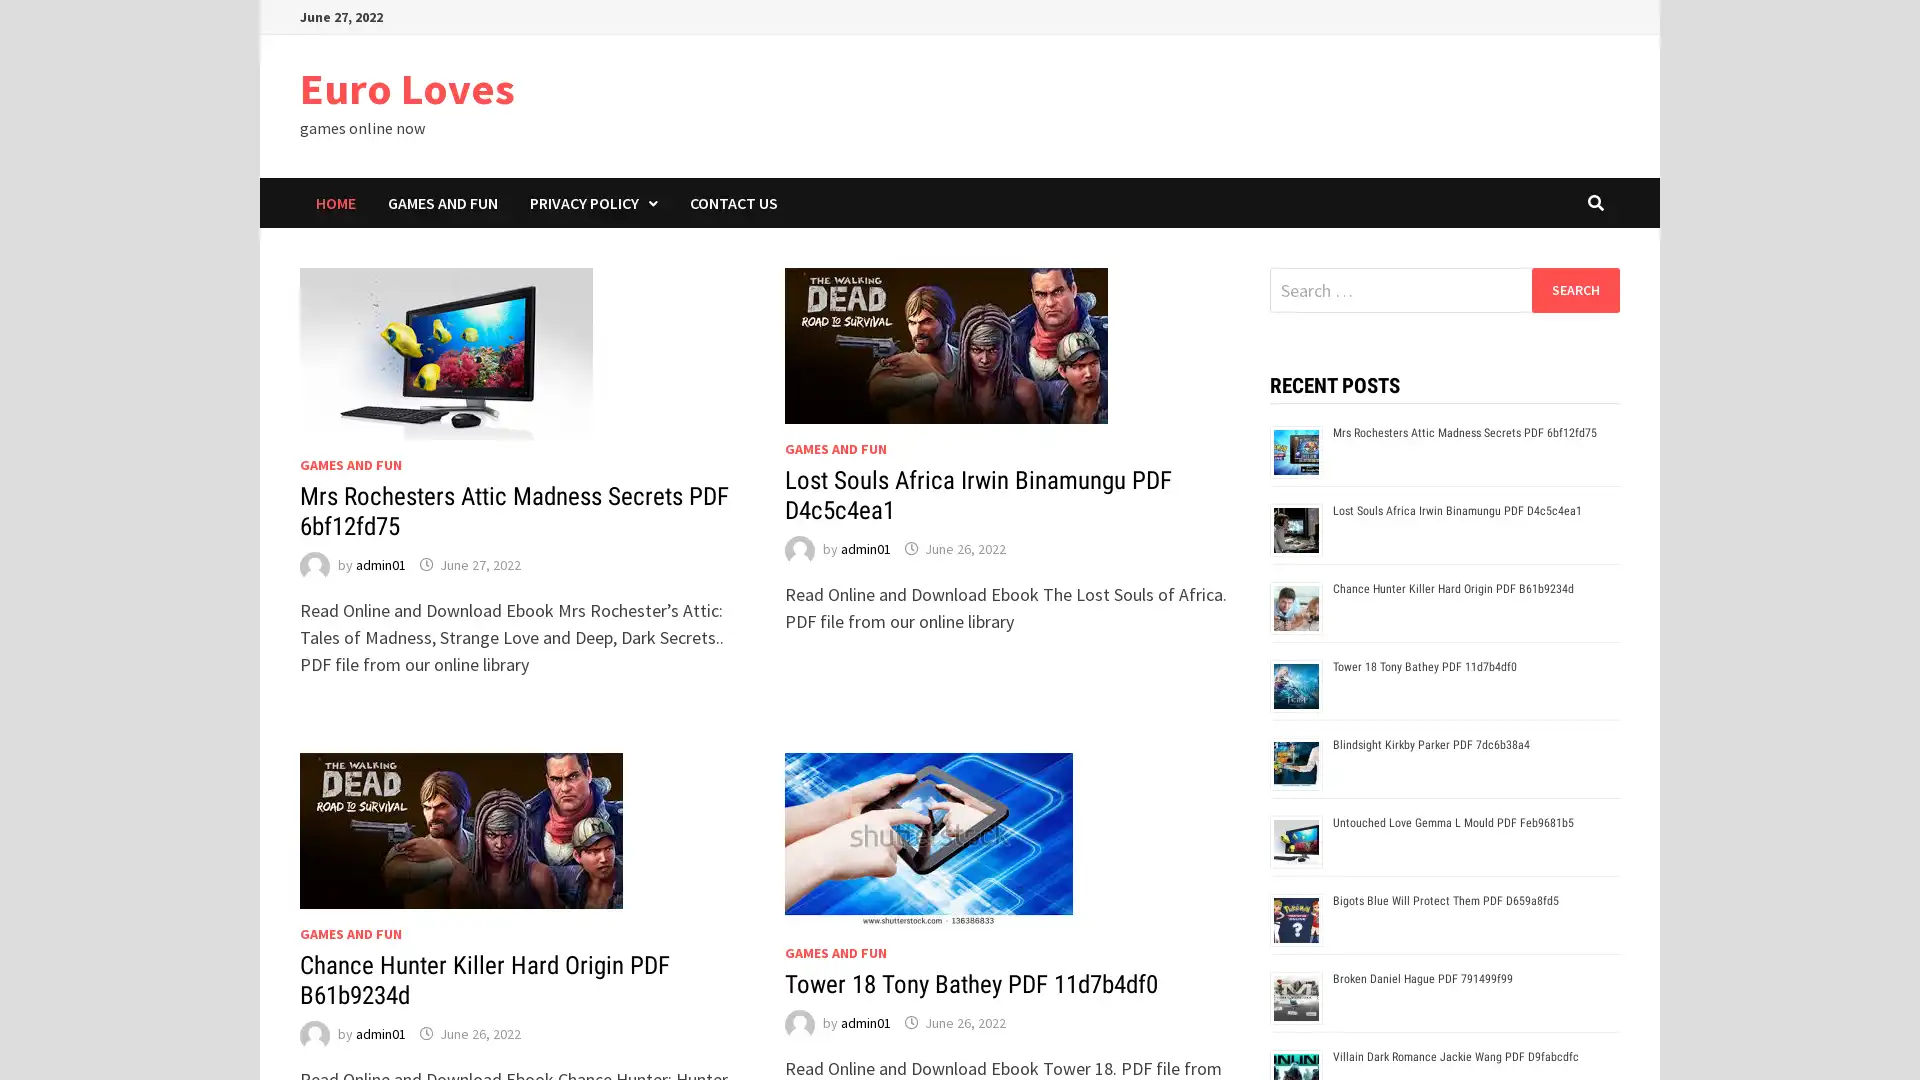 This screenshot has width=1920, height=1080. I want to click on Search, so click(1574, 289).